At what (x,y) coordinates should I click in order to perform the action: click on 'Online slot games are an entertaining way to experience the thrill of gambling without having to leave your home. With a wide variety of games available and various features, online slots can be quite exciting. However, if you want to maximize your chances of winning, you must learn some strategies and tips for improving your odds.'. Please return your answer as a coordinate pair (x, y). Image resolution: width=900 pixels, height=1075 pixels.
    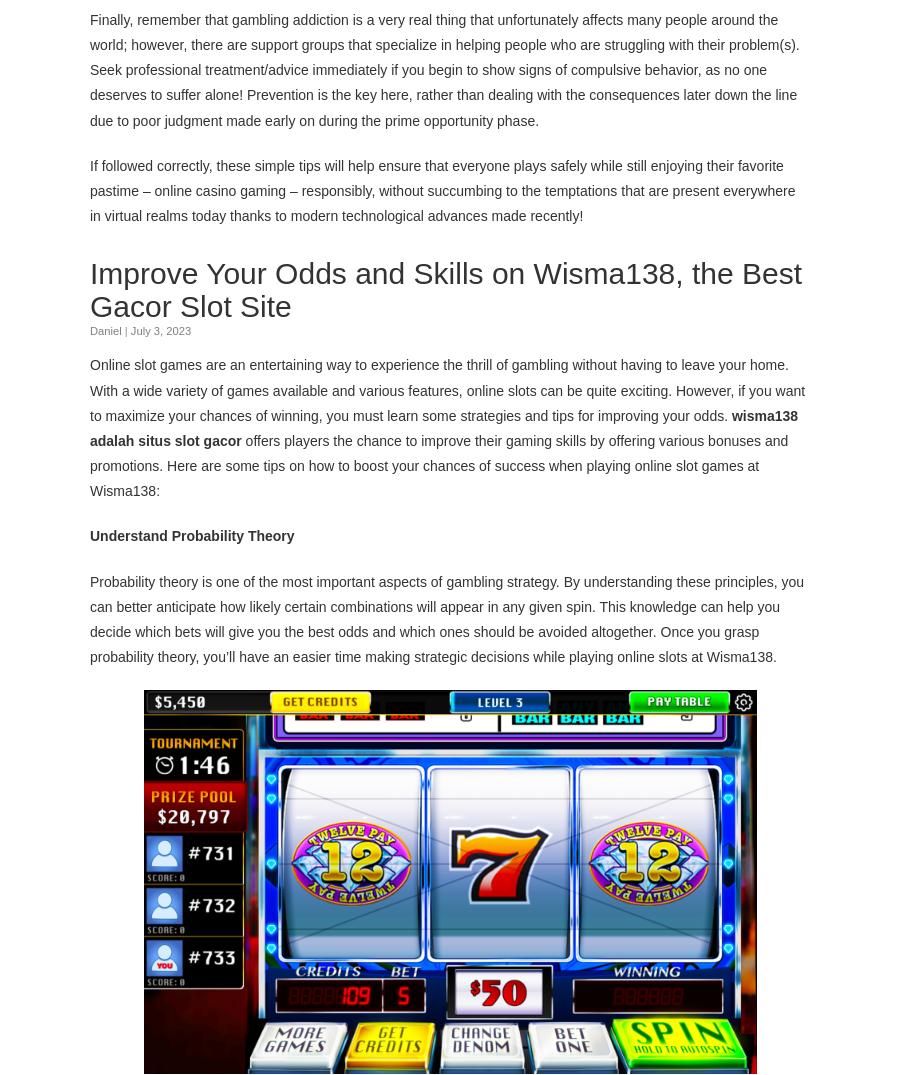
    Looking at the image, I should click on (447, 389).